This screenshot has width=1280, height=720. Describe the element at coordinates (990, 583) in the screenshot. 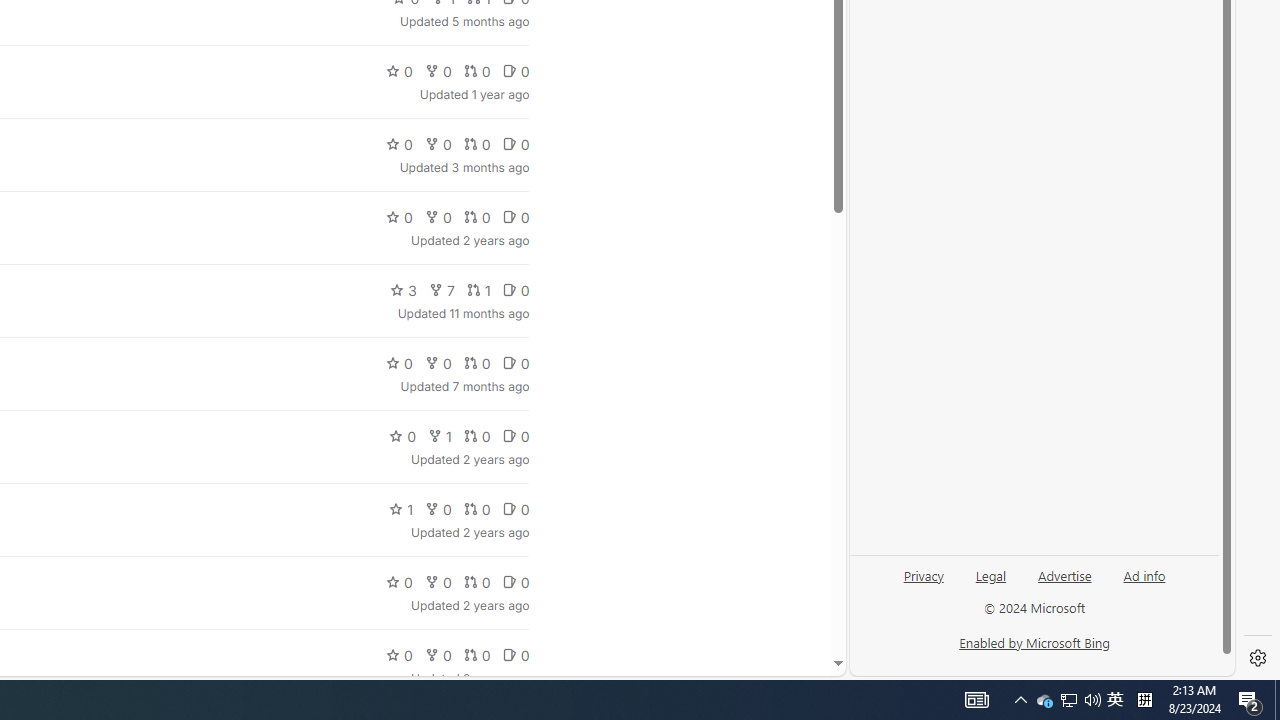

I see `'Legal'` at that location.